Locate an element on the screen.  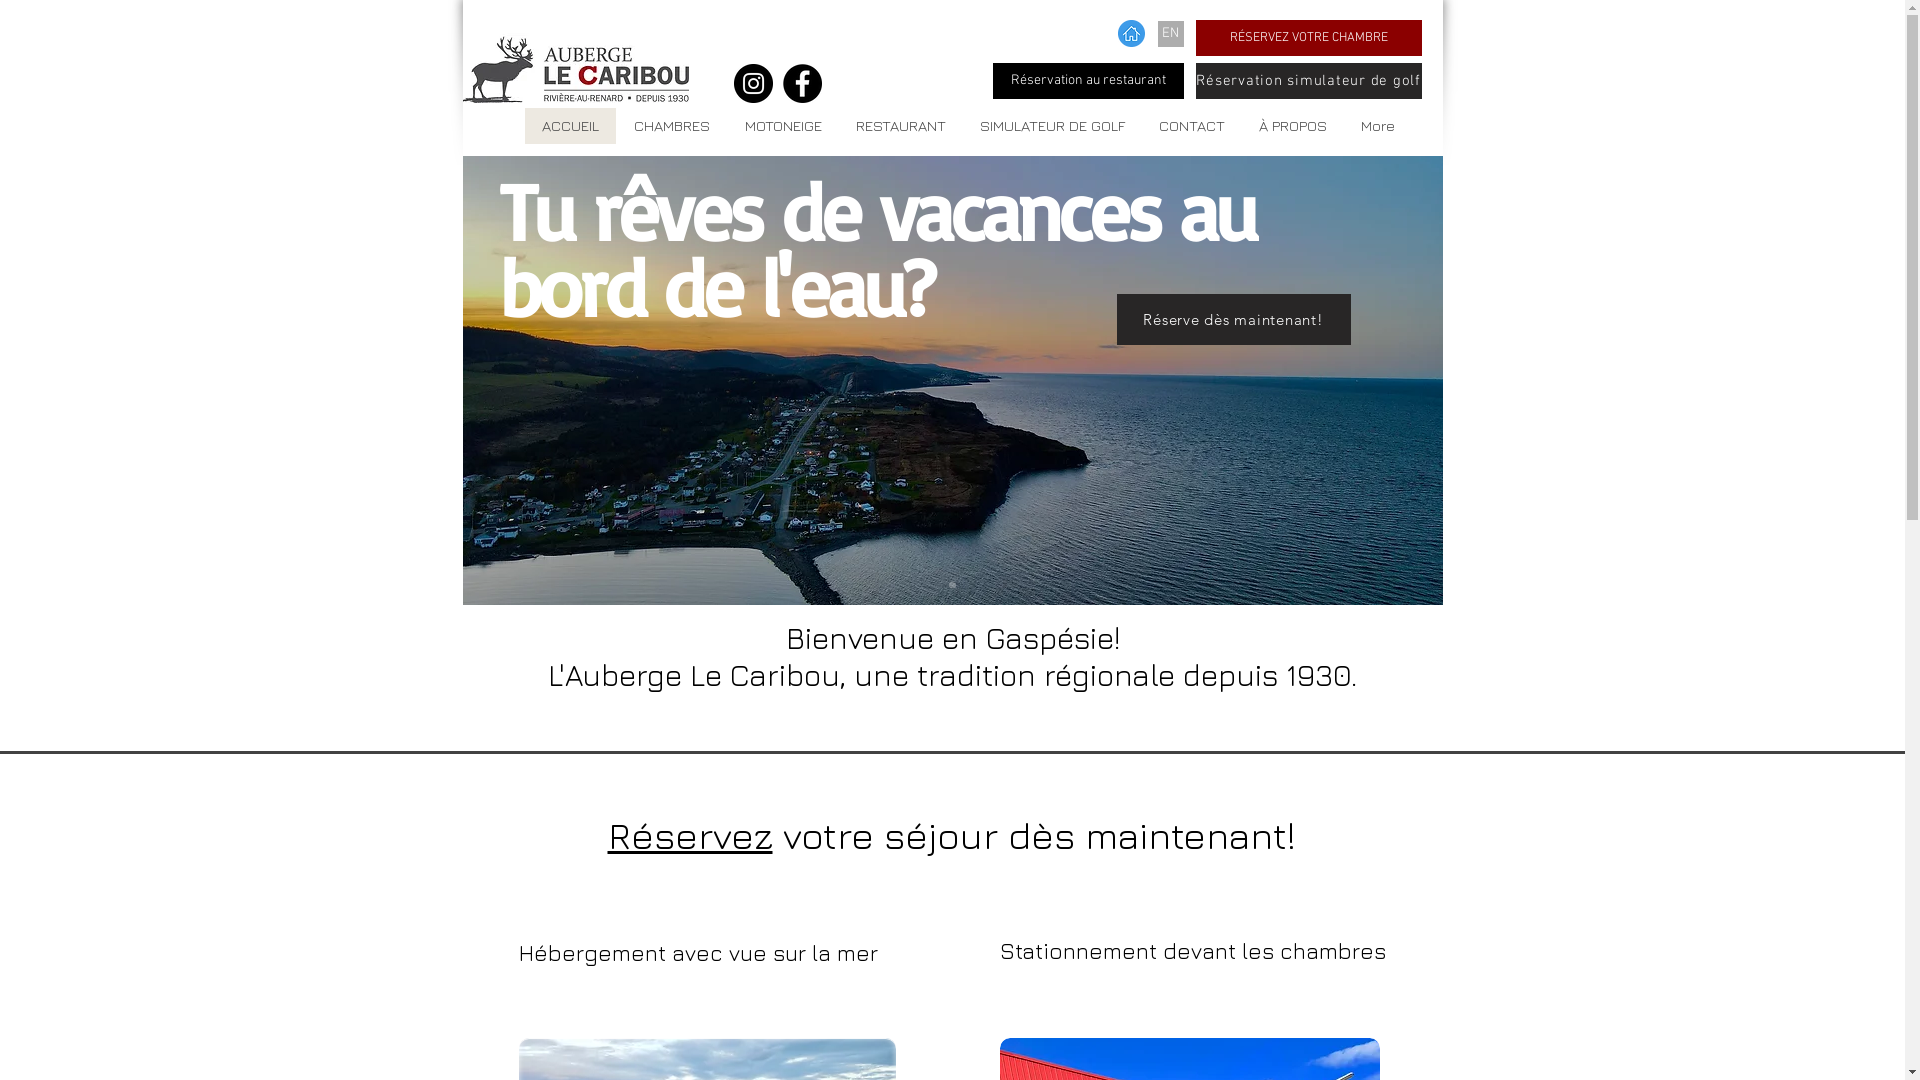
'ACCUEIL' is located at coordinates (568, 126).